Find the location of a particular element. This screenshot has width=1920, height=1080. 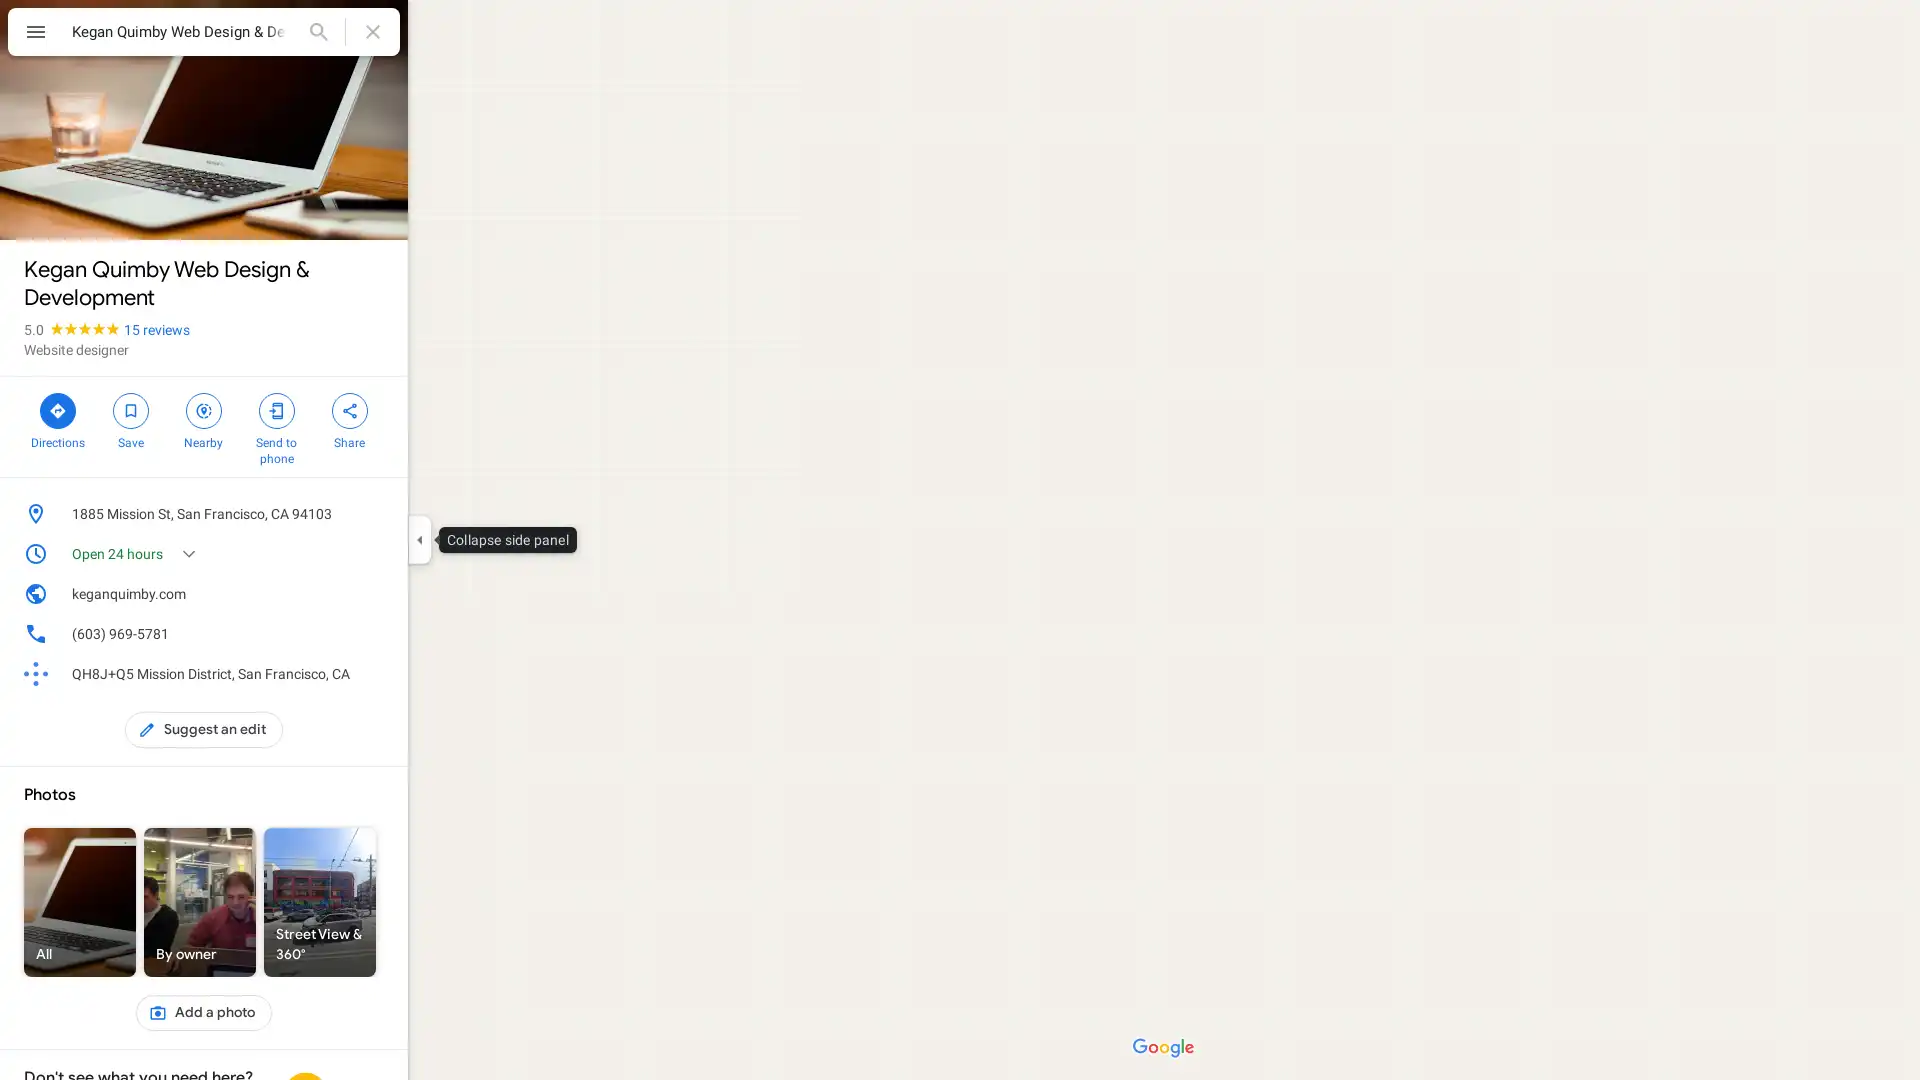

Copy phone number is located at coordinates (344, 633).